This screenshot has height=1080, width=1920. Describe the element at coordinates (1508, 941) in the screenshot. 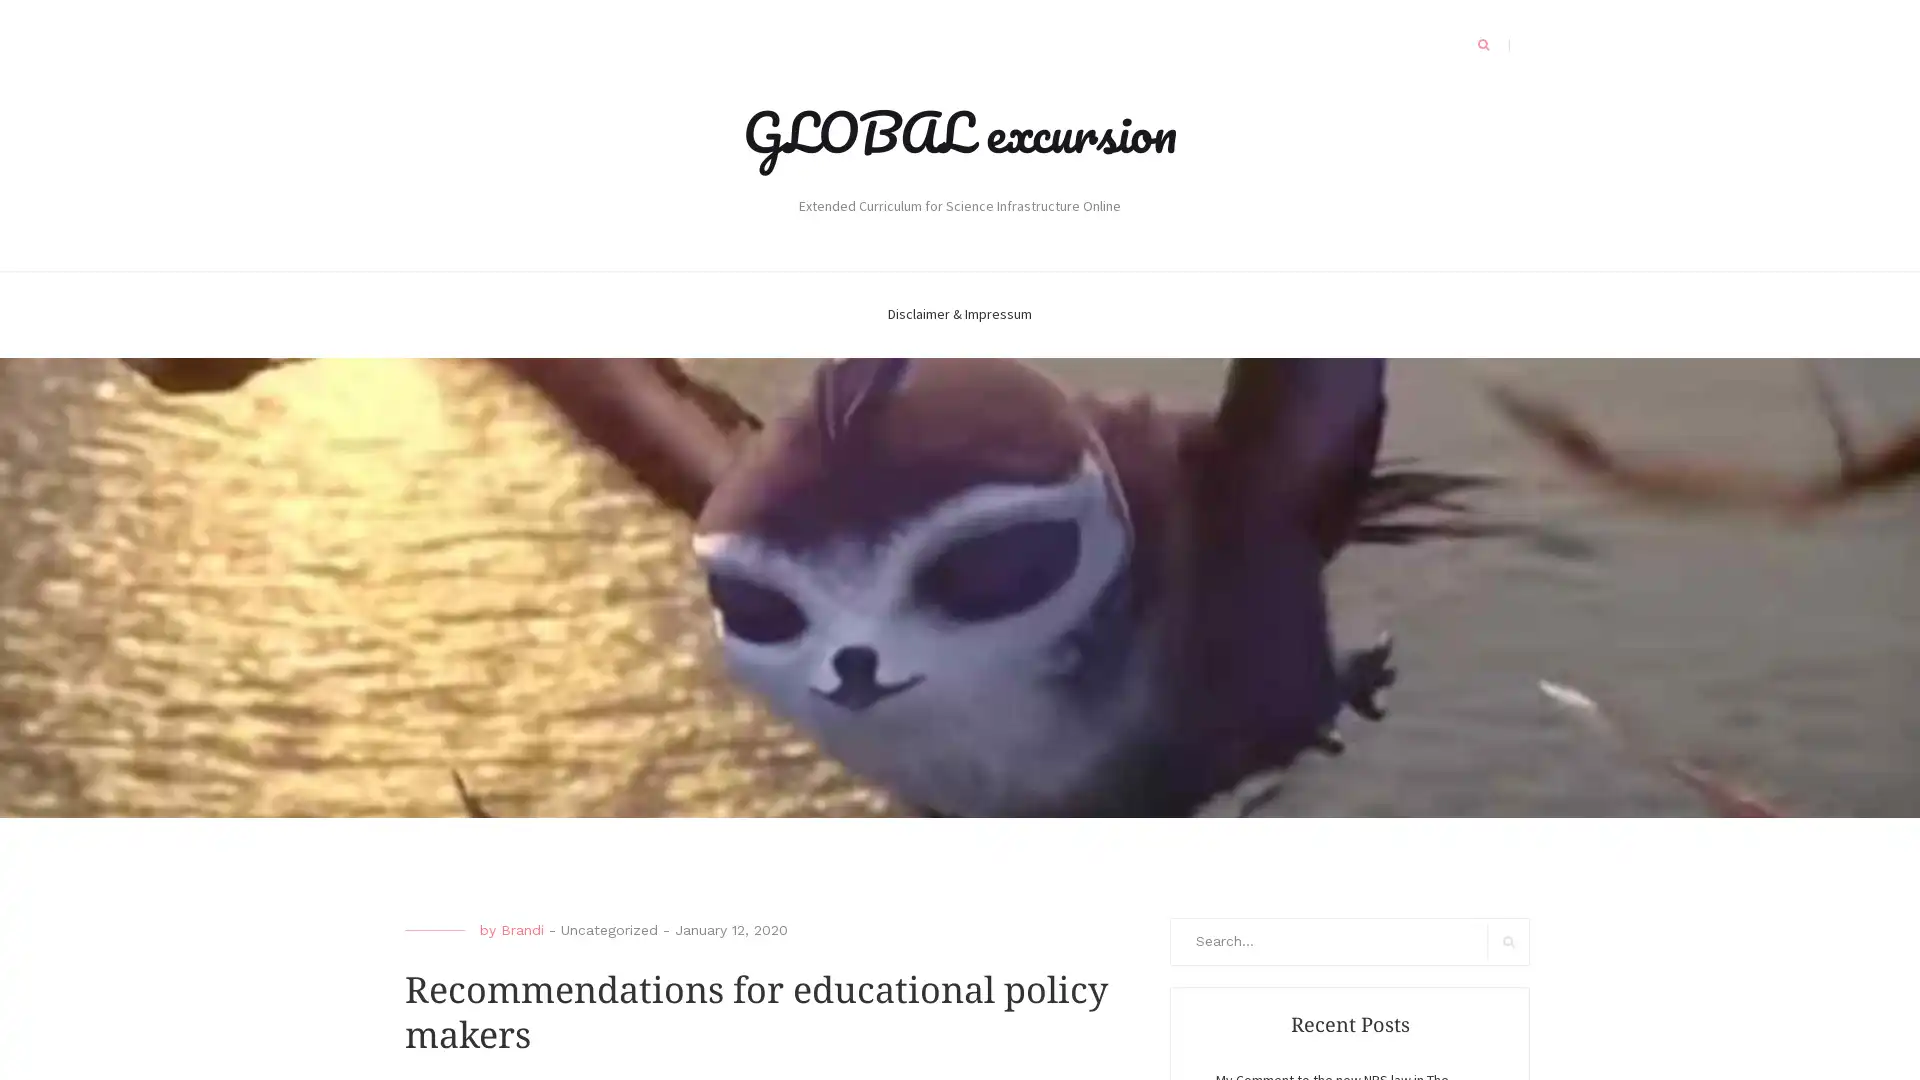

I see `Search` at that location.